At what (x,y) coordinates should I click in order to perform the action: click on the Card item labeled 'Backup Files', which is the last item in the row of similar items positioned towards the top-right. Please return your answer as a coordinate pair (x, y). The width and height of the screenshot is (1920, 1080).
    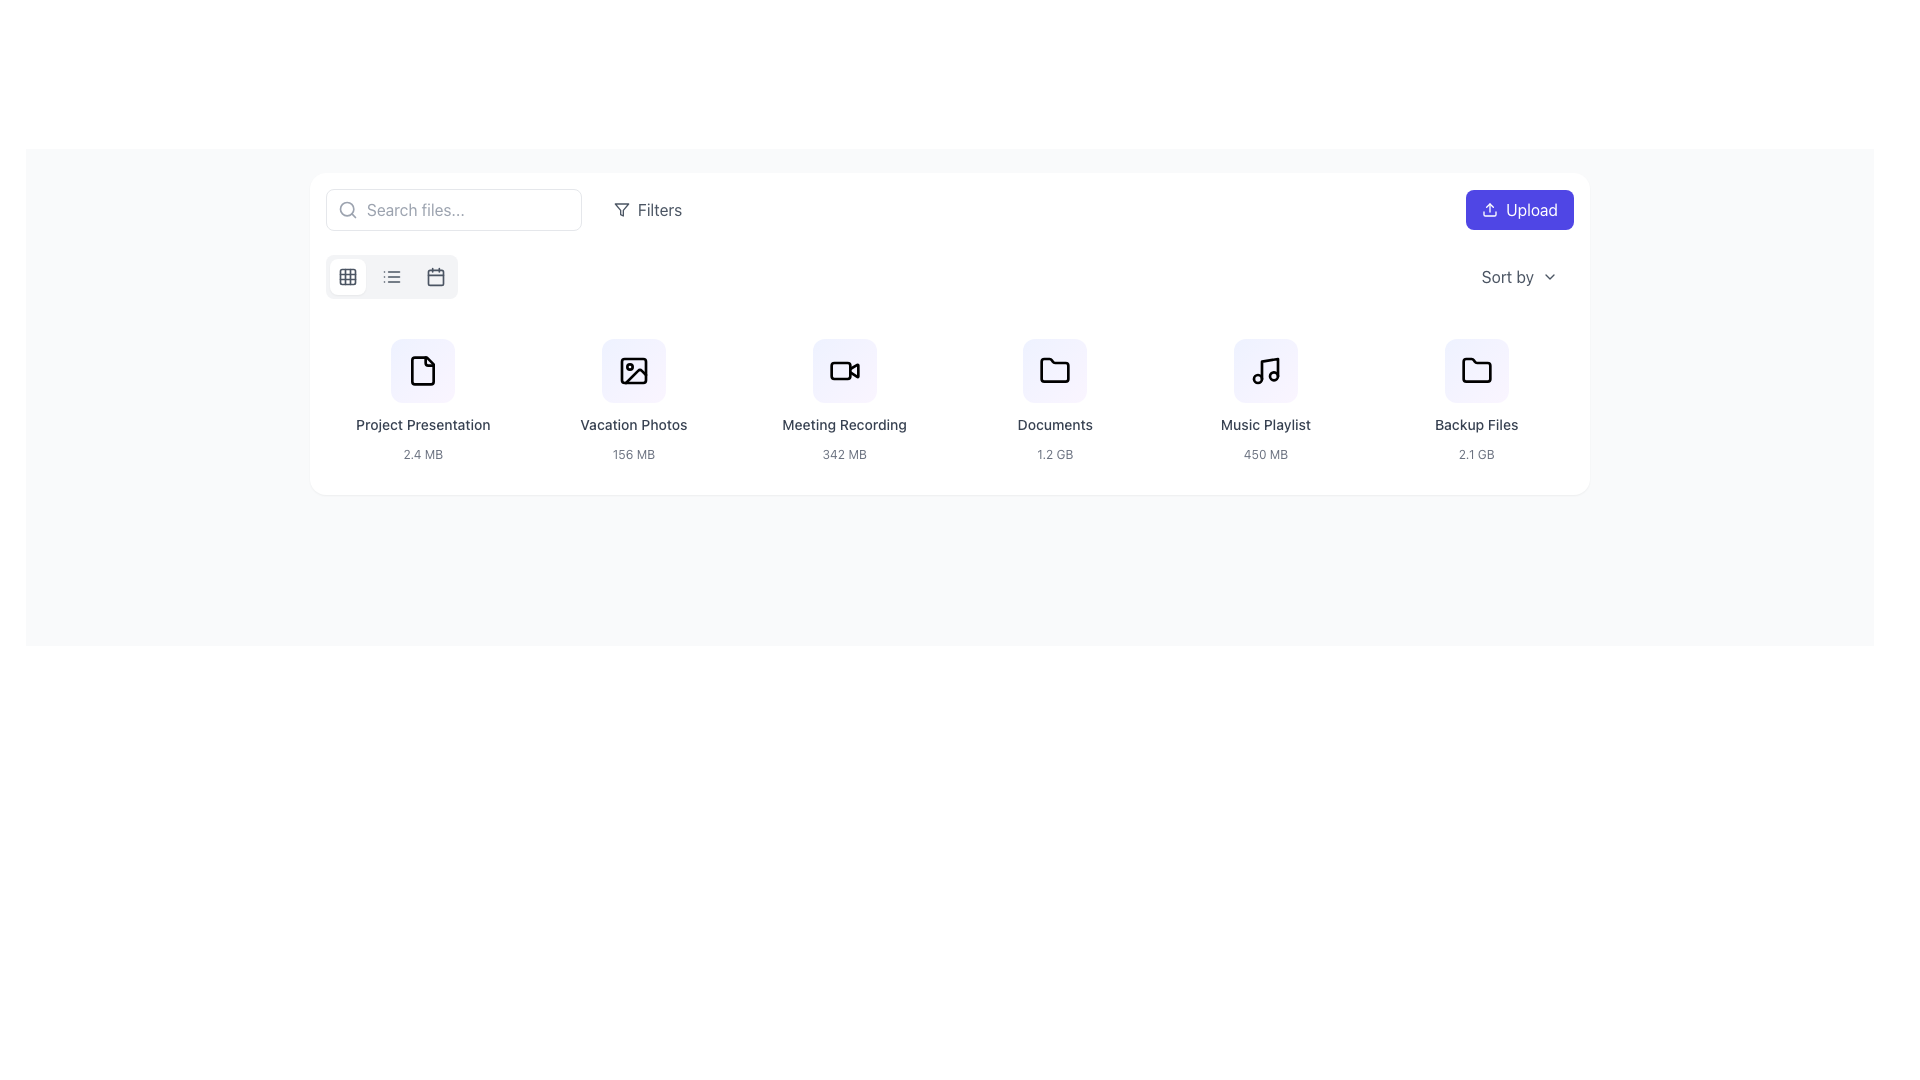
    Looking at the image, I should click on (1476, 401).